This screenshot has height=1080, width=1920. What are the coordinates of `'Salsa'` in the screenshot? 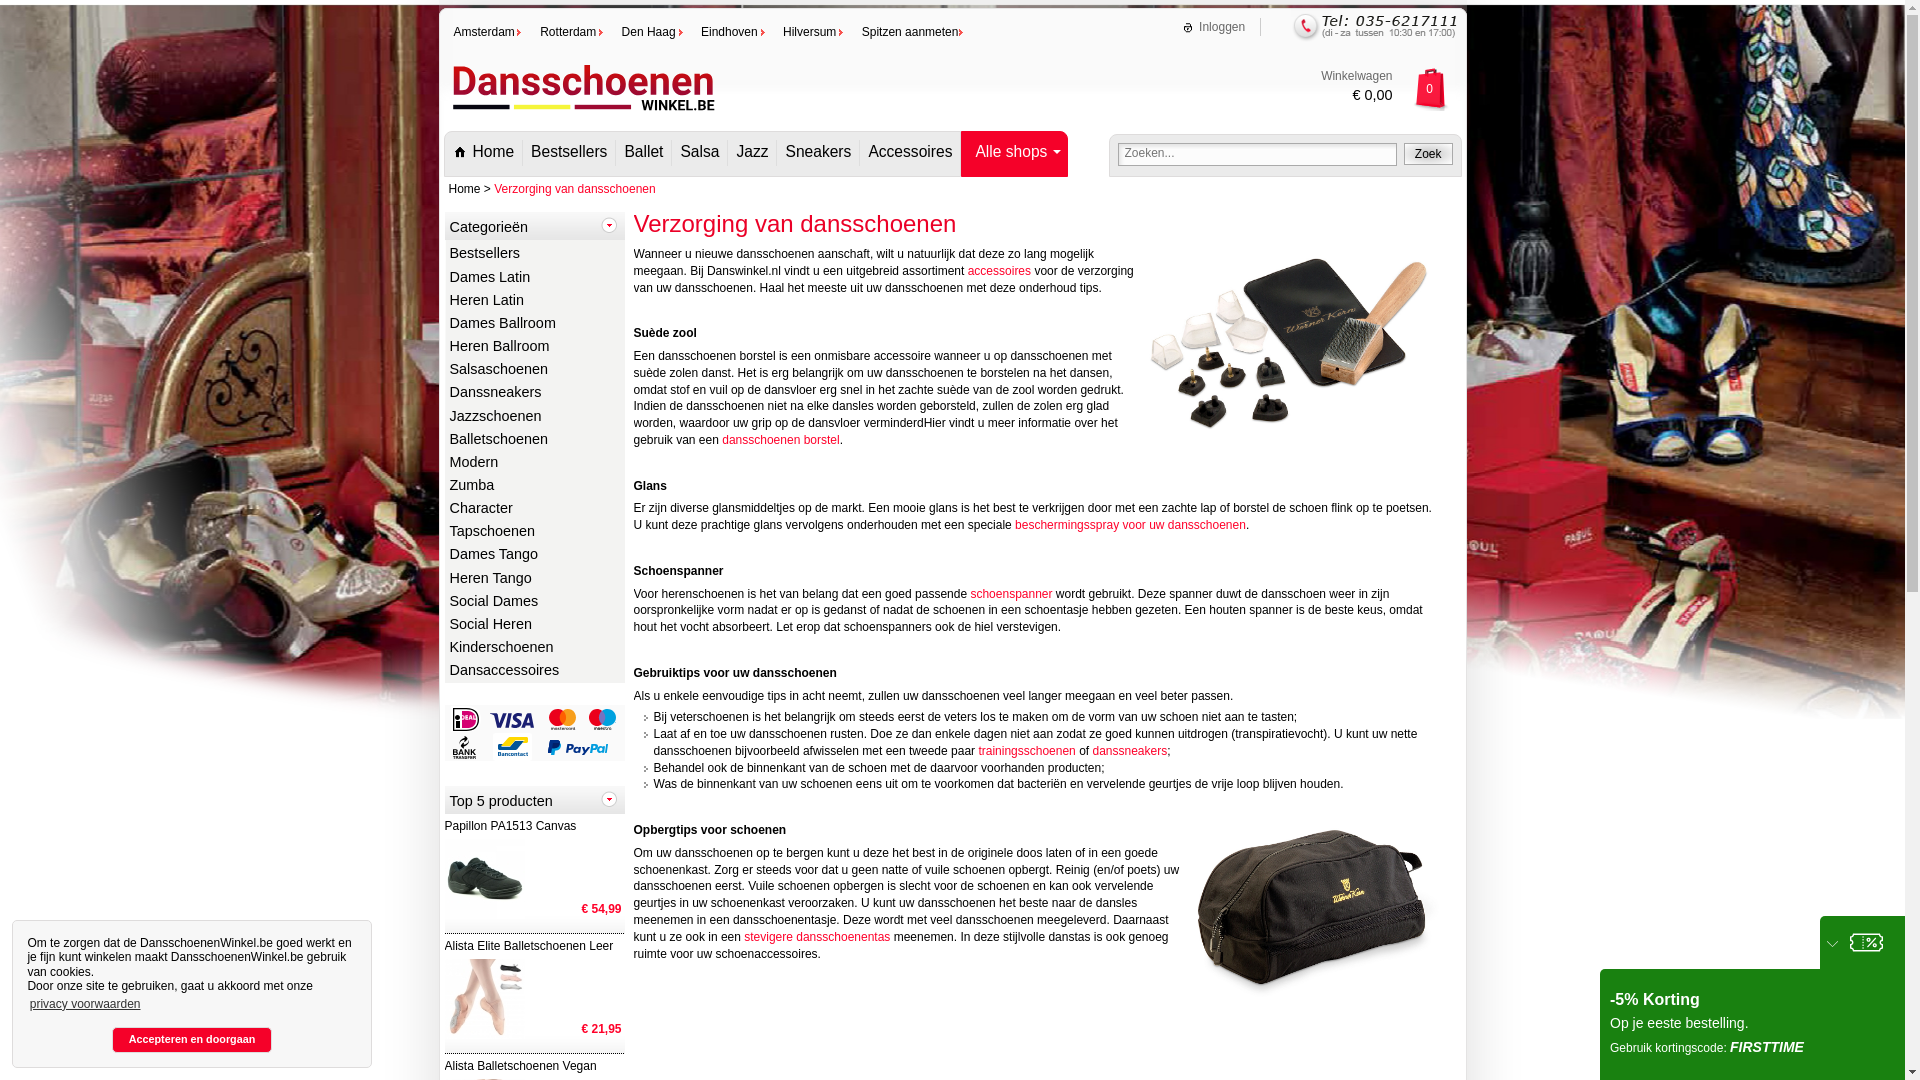 It's located at (699, 152).